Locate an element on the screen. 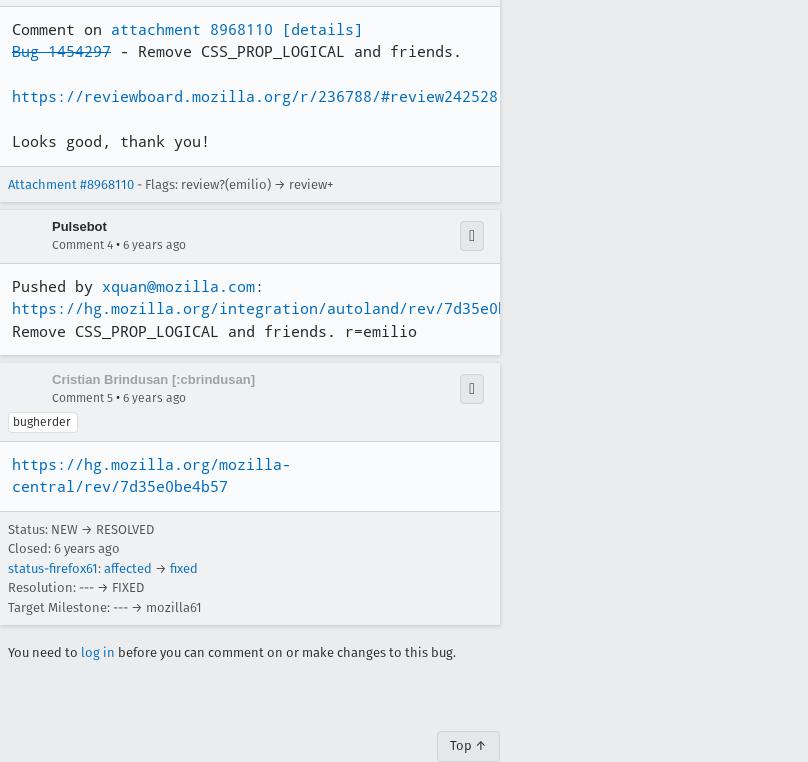 The width and height of the screenshot is (808, 762). 'Bug 1454297' is located at coordinates (61, 50).